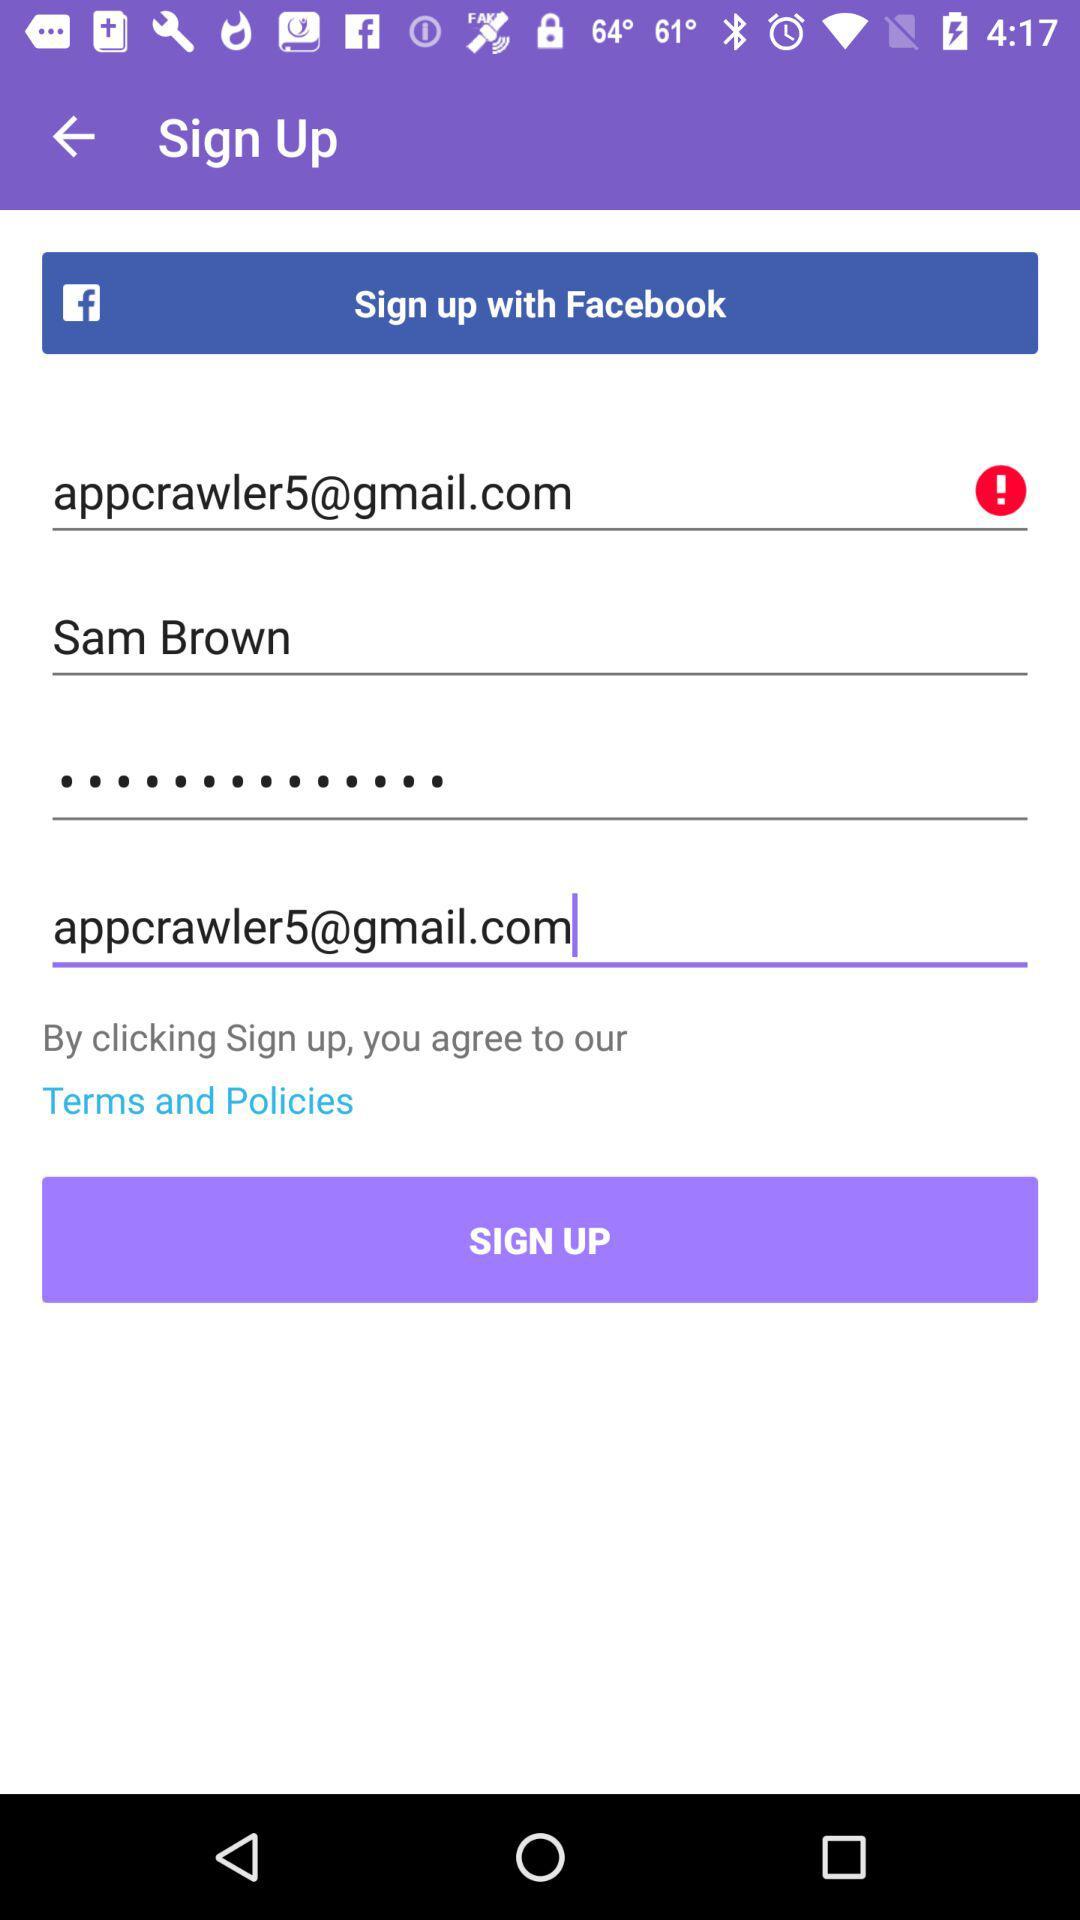 Image resolution: width=1080 pixels, height=1920 pixels. What do you see at coordinates (540, 635) in the screenshot?
I see `the item below appcrawler5@gmail.com` at bounding box center [540, 635].